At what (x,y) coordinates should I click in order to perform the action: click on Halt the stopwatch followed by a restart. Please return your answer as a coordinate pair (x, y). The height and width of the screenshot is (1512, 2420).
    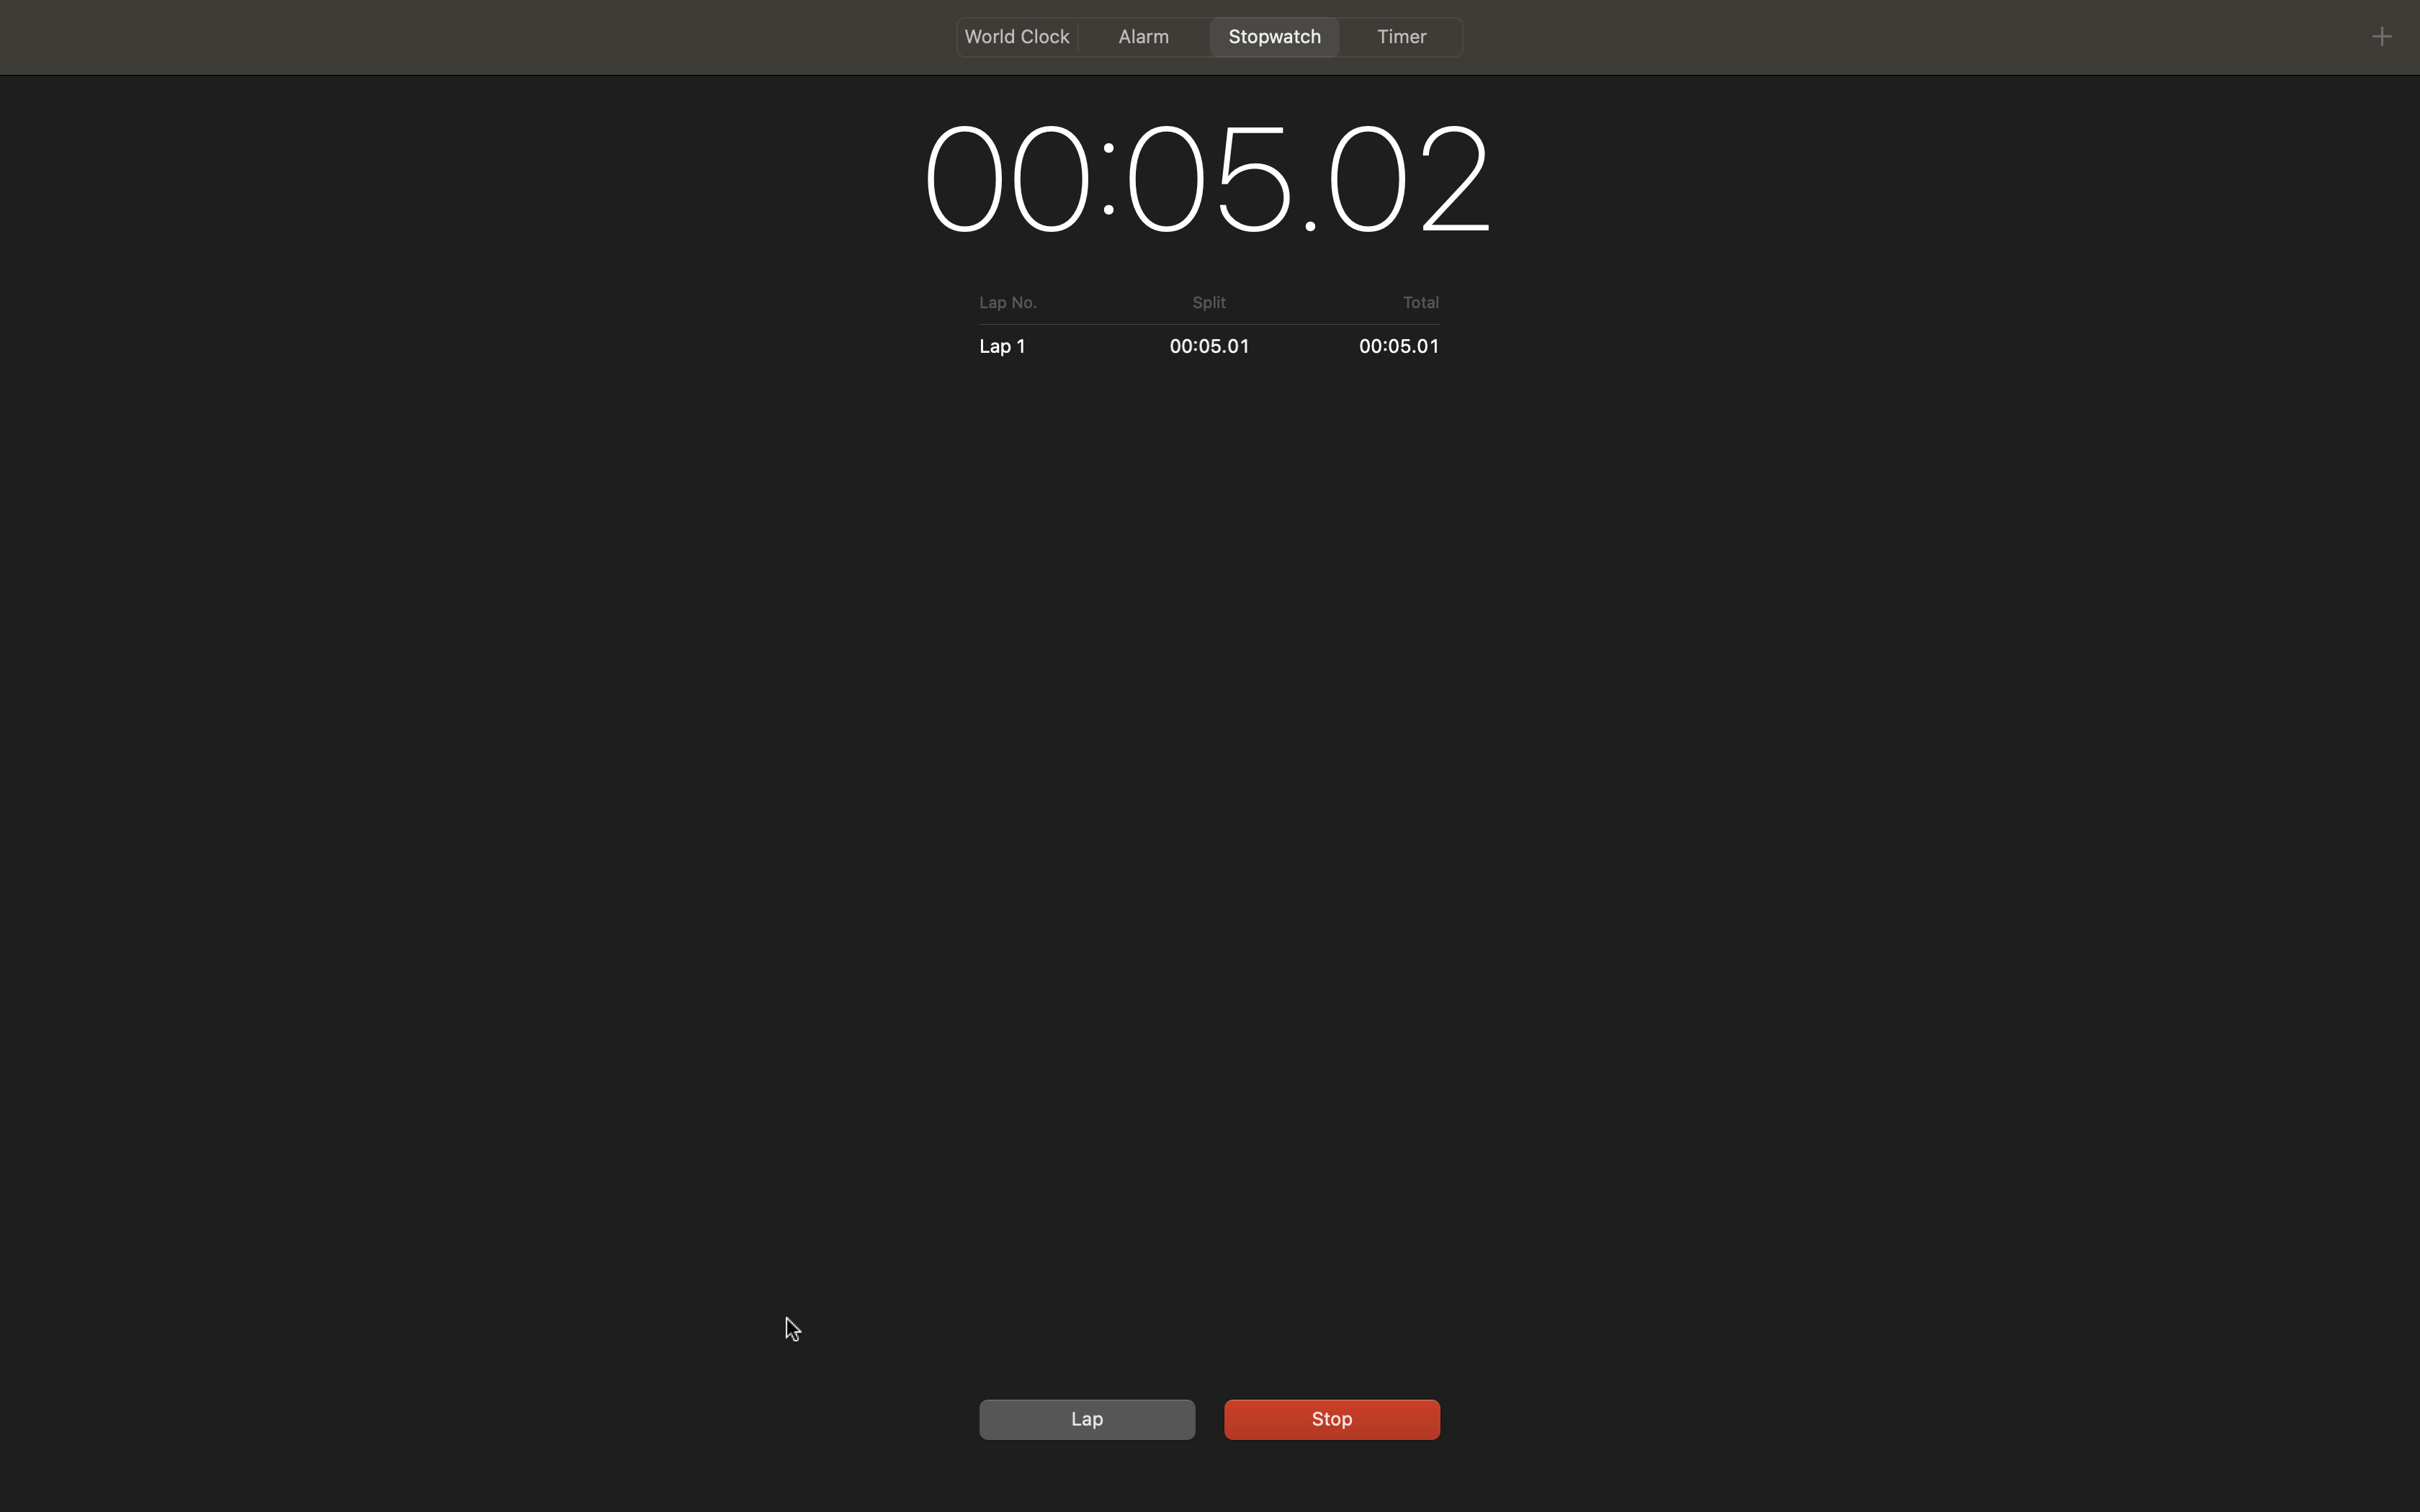
    Looking at the image, I should click on (1328, 1416).